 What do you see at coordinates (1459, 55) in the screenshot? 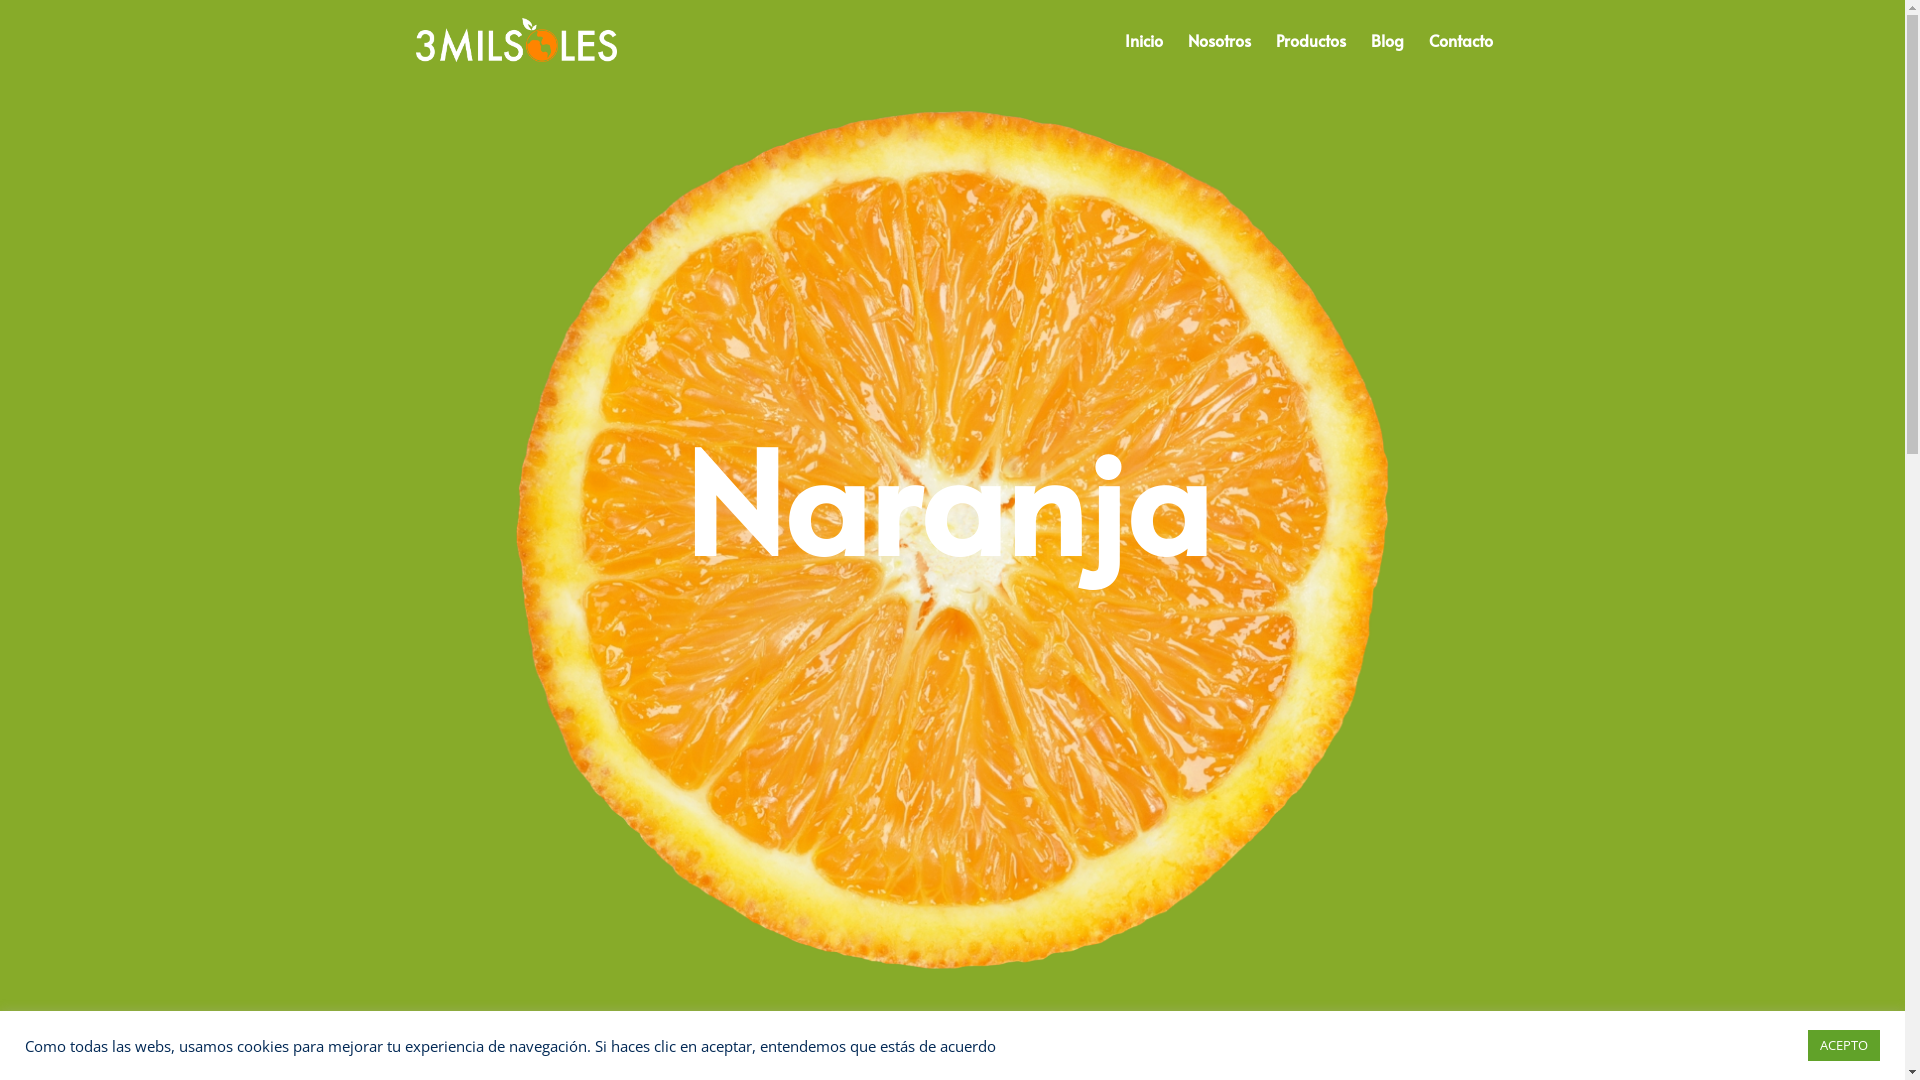
I see `'Contacto'` at bounding box center [1459, 55].